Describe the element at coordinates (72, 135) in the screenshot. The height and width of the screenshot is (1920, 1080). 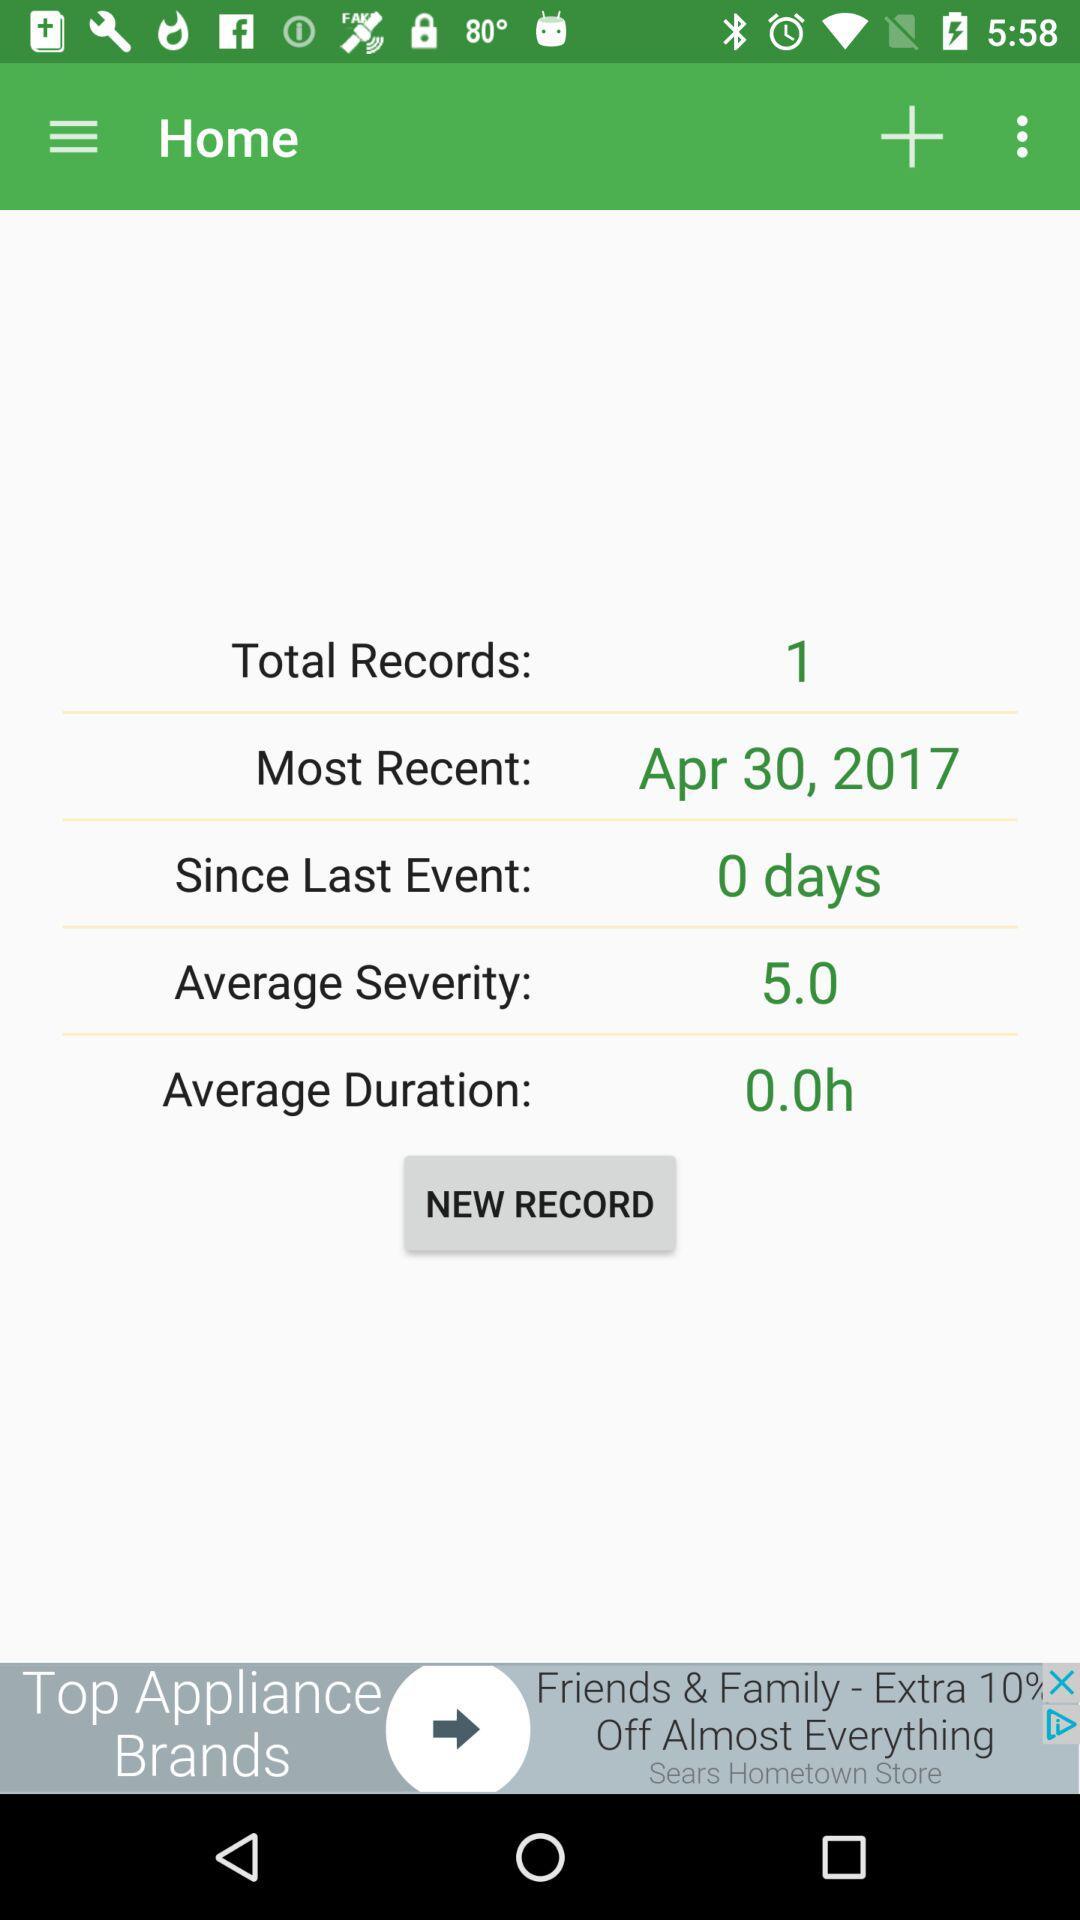
I see `open menu` at that location.